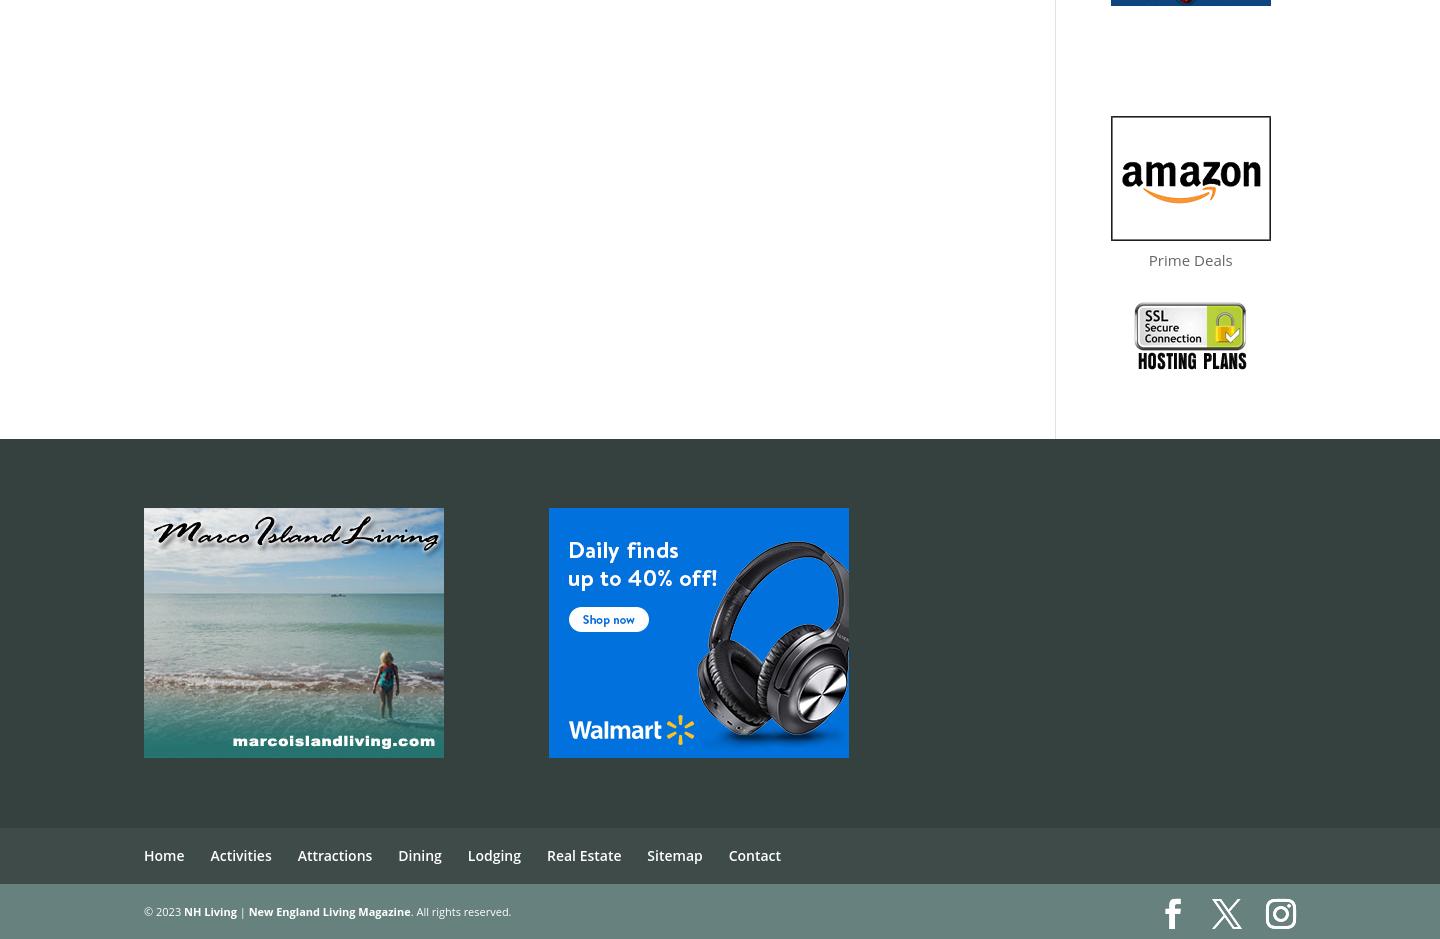  Describe the element at coordinates (163, 909) in the screenshot. I see `'© 2023'` at that location.